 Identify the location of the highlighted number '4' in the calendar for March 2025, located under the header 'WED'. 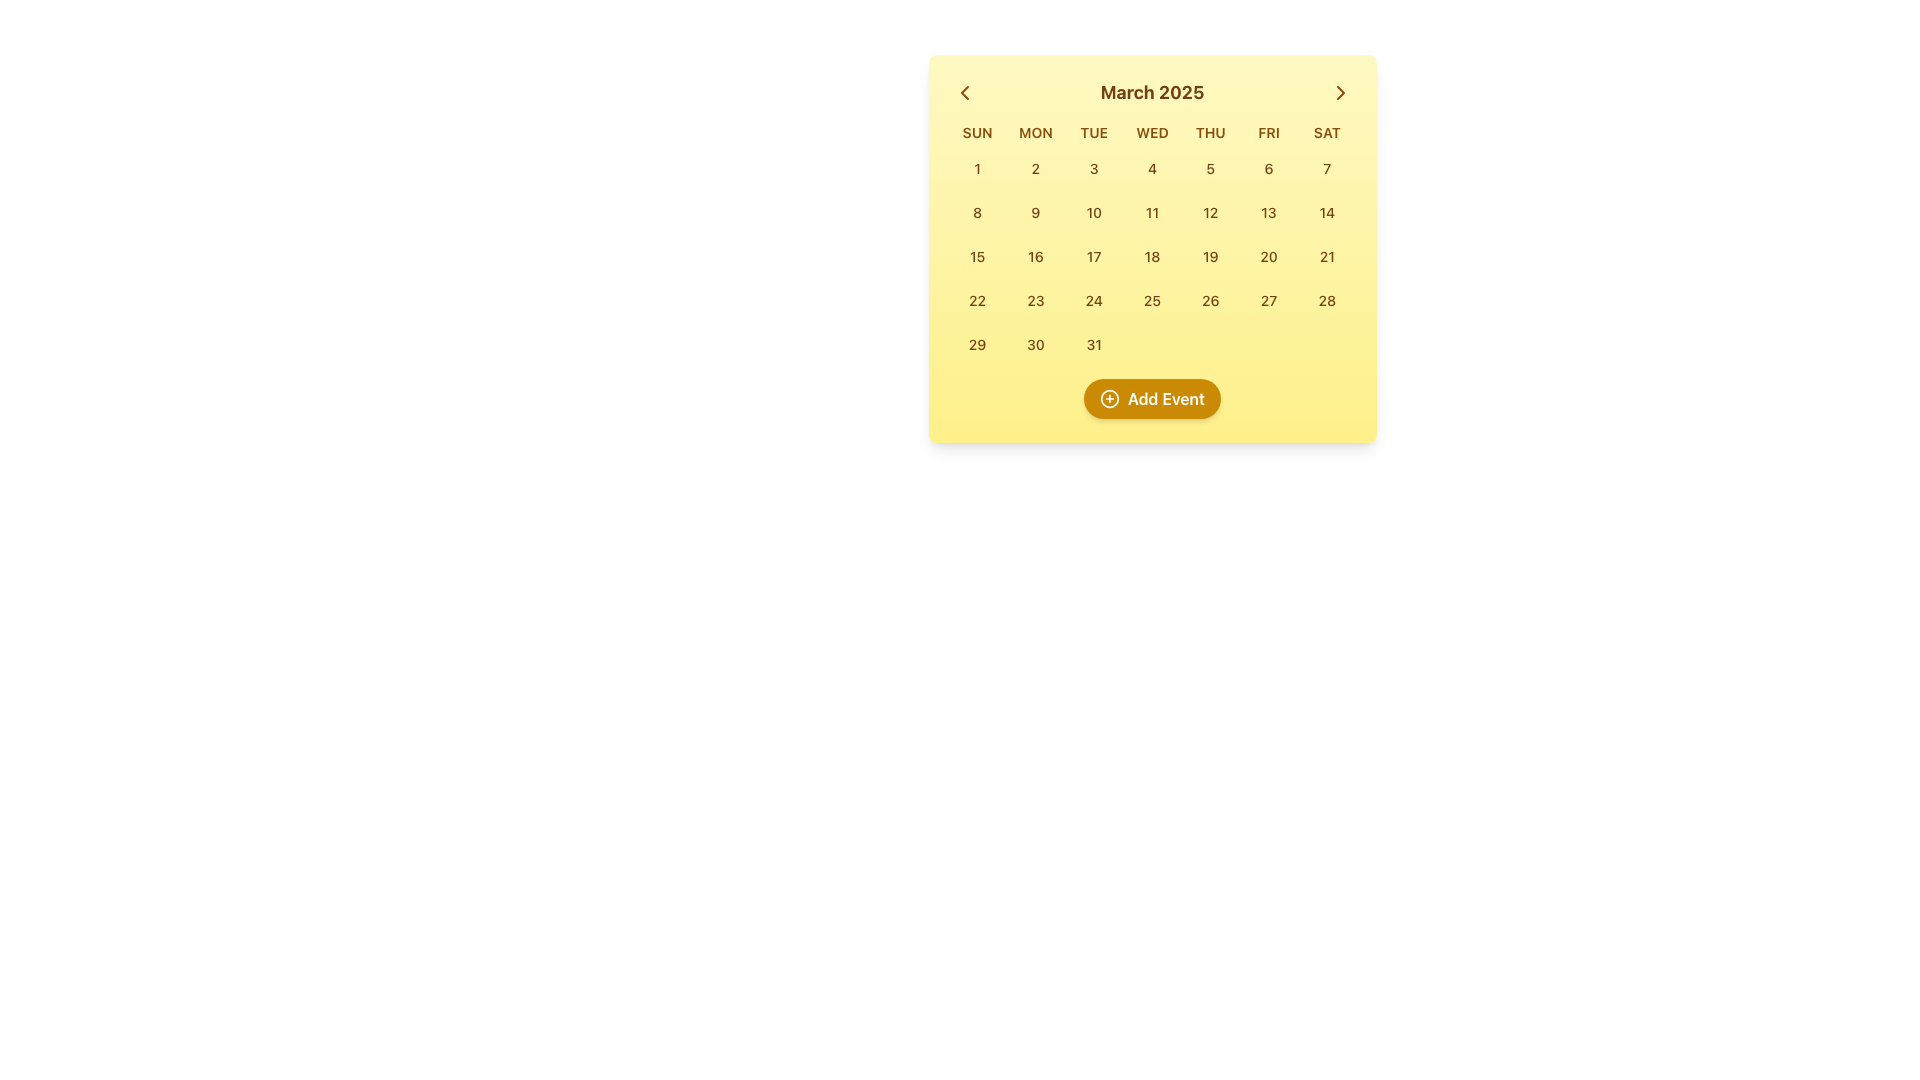
(1152, 167).